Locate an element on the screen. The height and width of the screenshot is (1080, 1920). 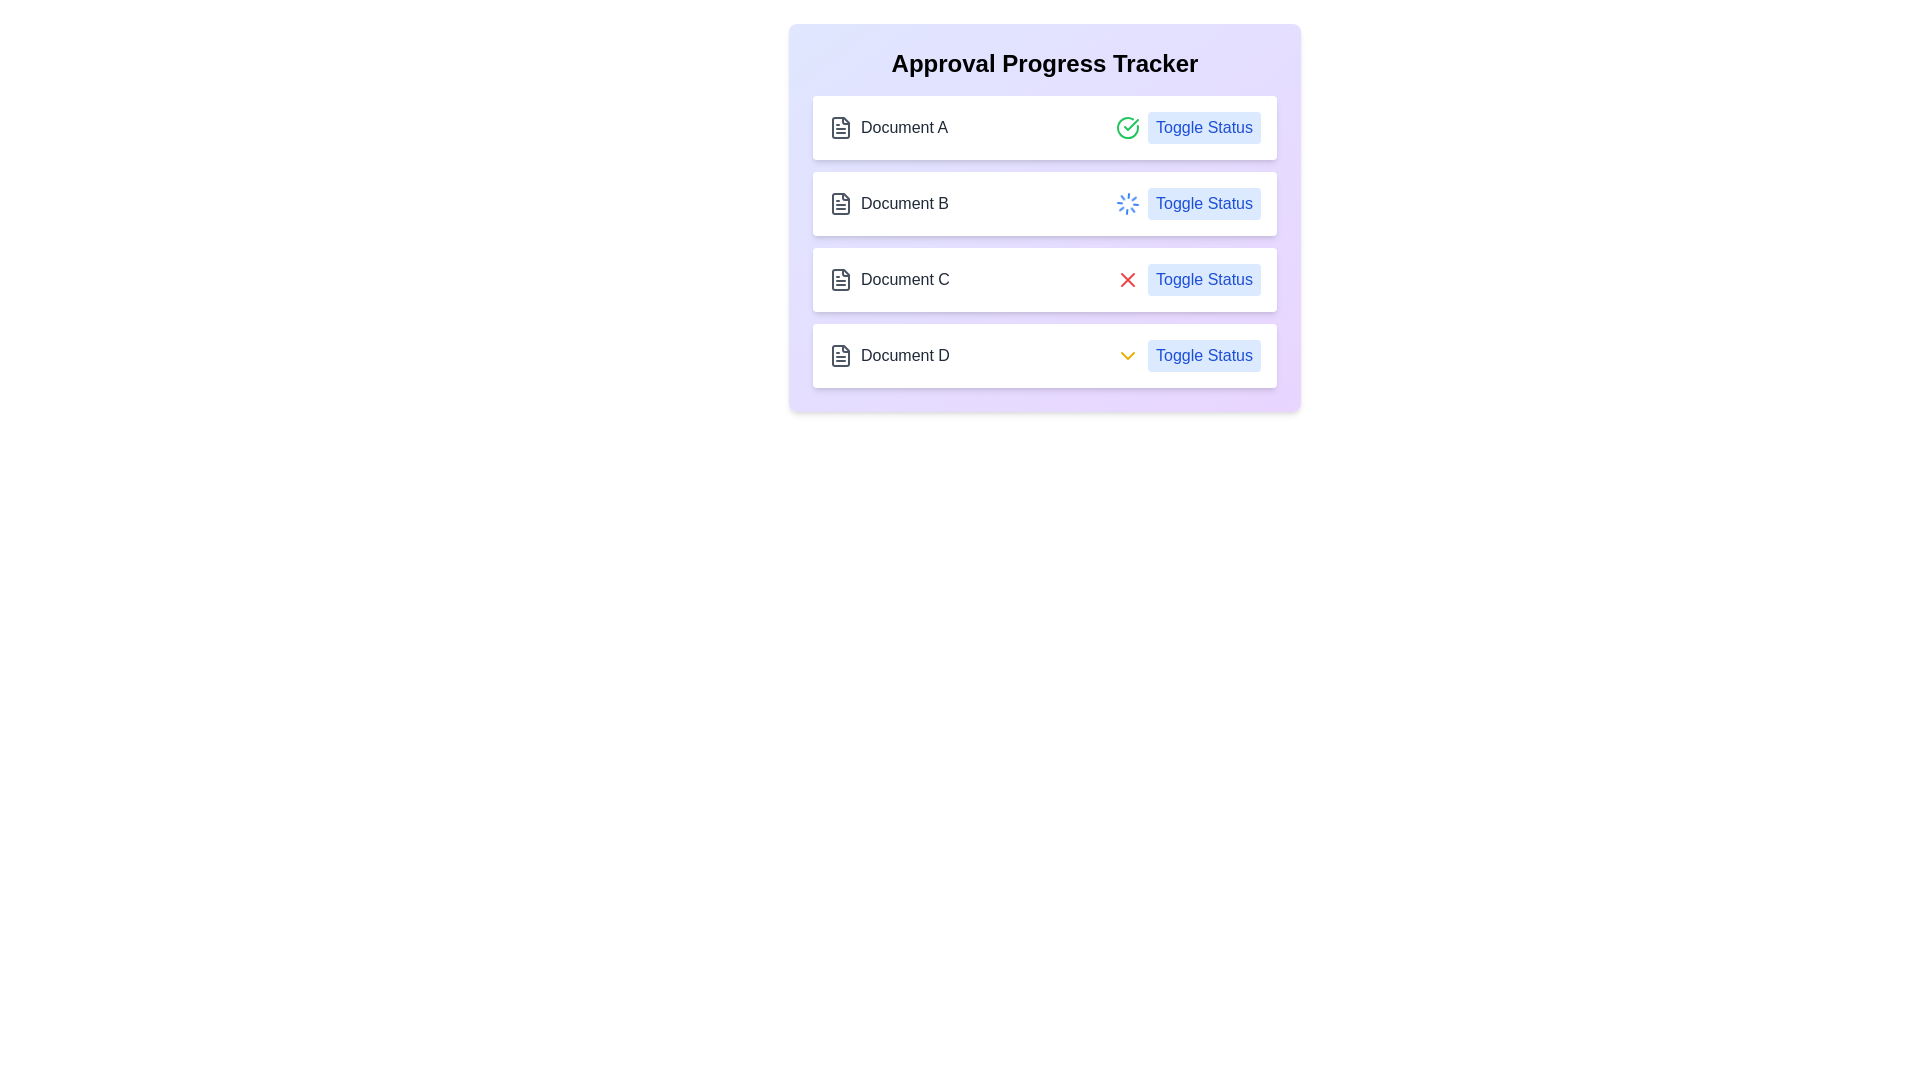
the error icon located to the right of 'Document C' in the vertical list, which indicates an error or rejection status is located at coordinates (1128, 280).